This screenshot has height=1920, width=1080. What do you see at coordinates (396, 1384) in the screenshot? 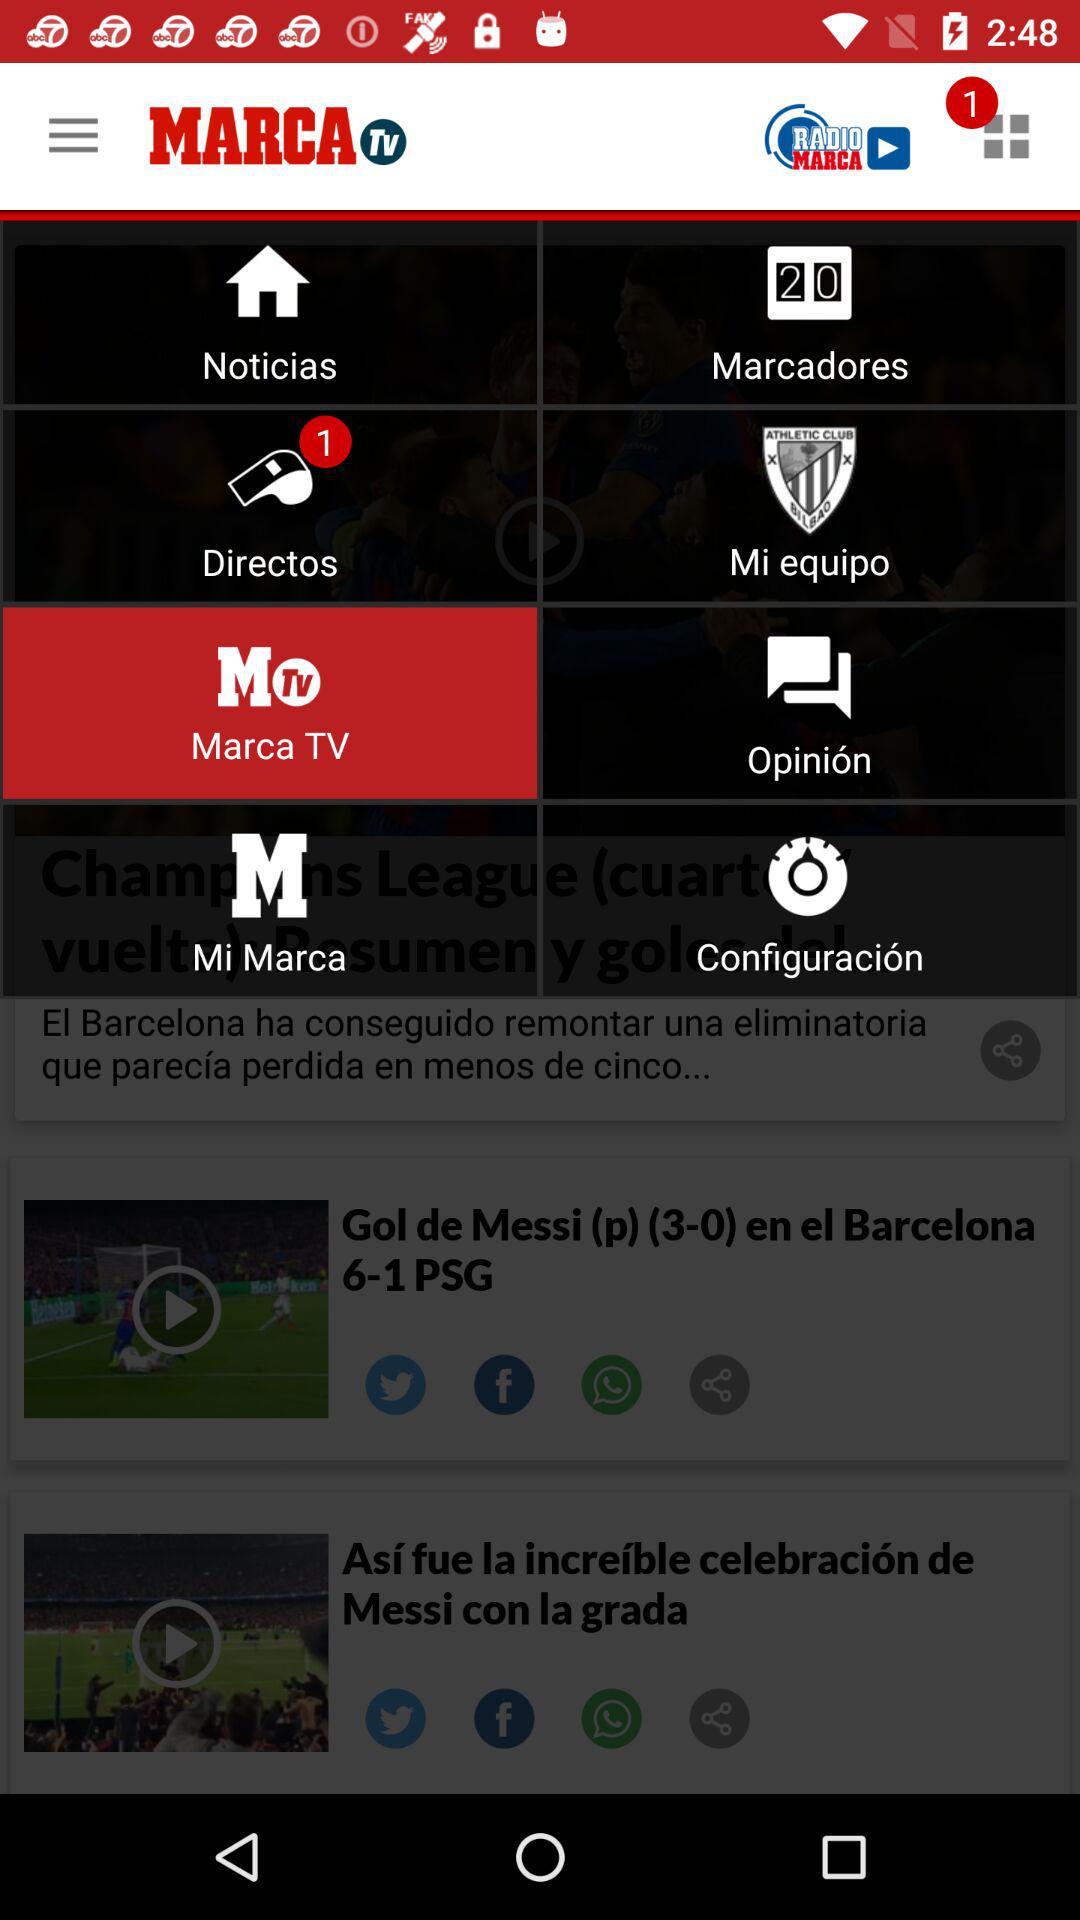
I see `share to twitter` at bounding box center [396, 1384].